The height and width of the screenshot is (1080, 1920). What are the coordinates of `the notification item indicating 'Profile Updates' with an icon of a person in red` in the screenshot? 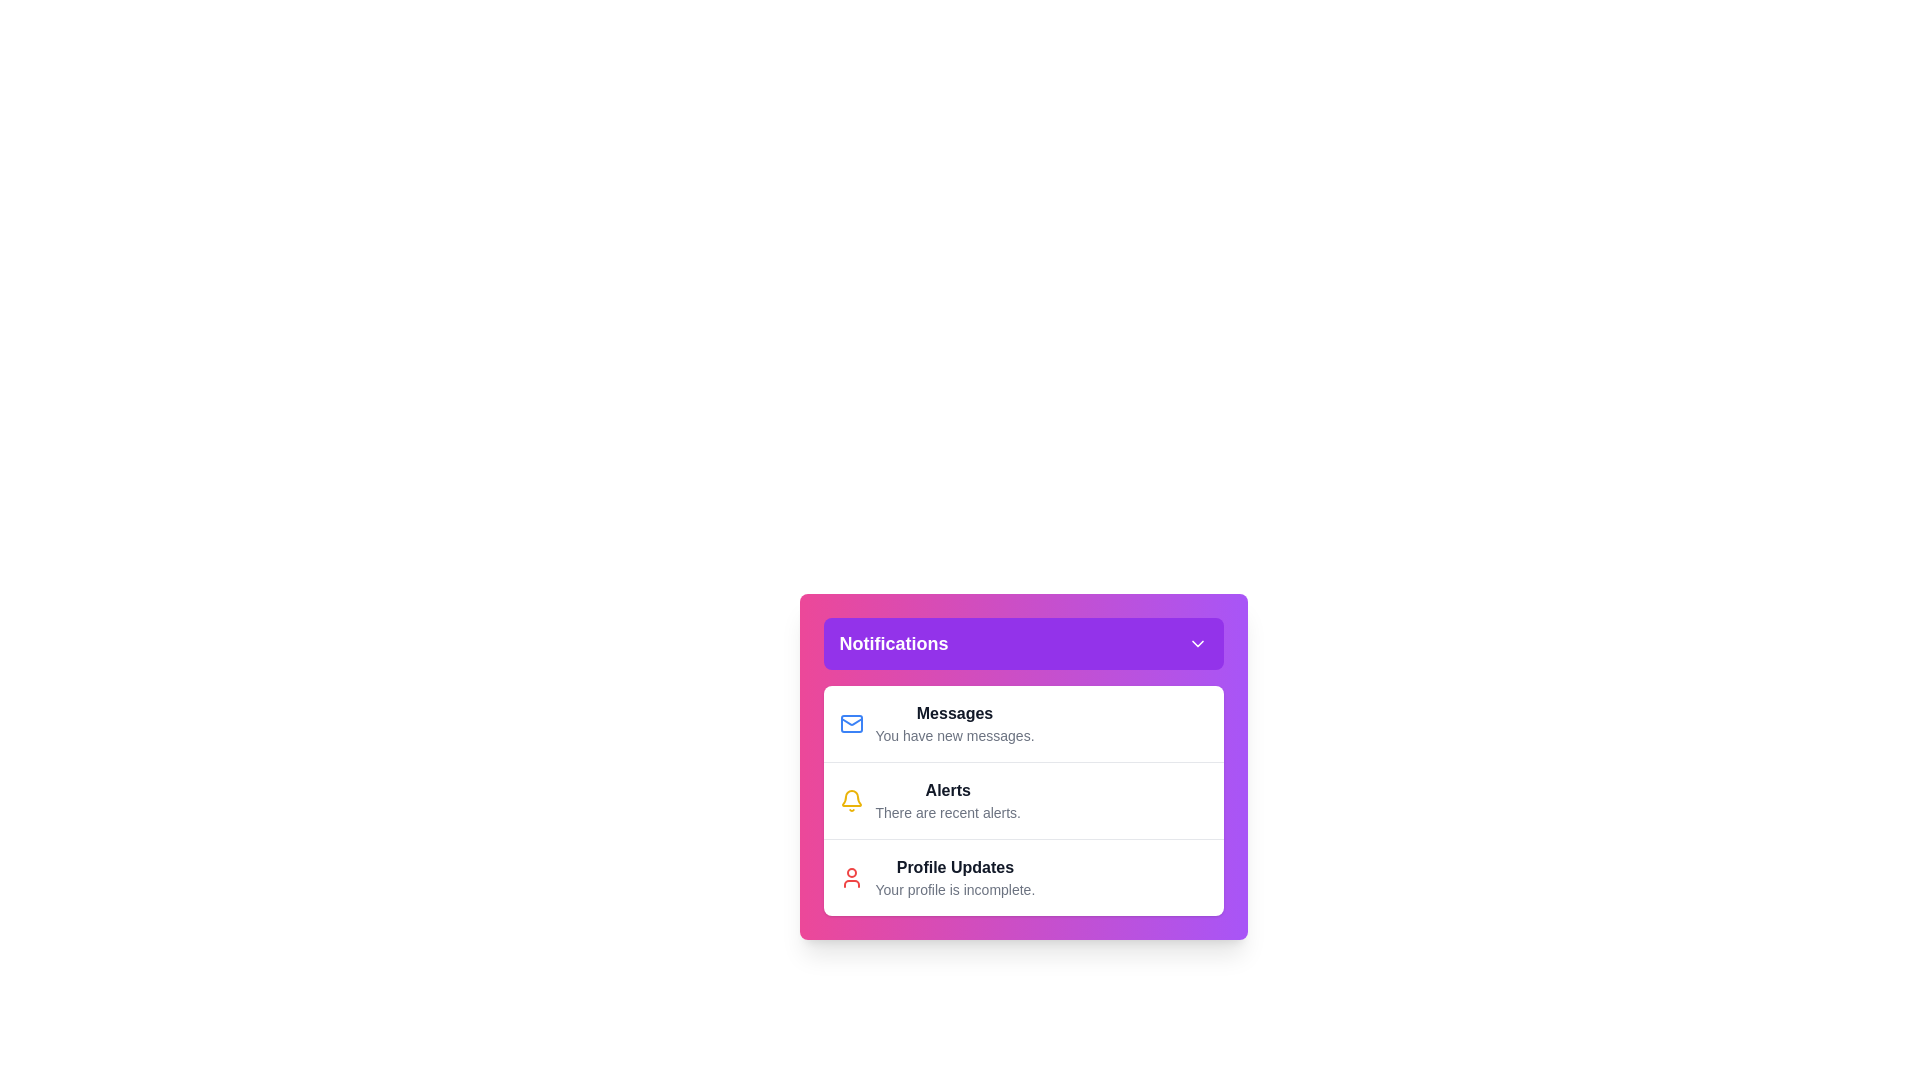 It's located at (1023, 876).